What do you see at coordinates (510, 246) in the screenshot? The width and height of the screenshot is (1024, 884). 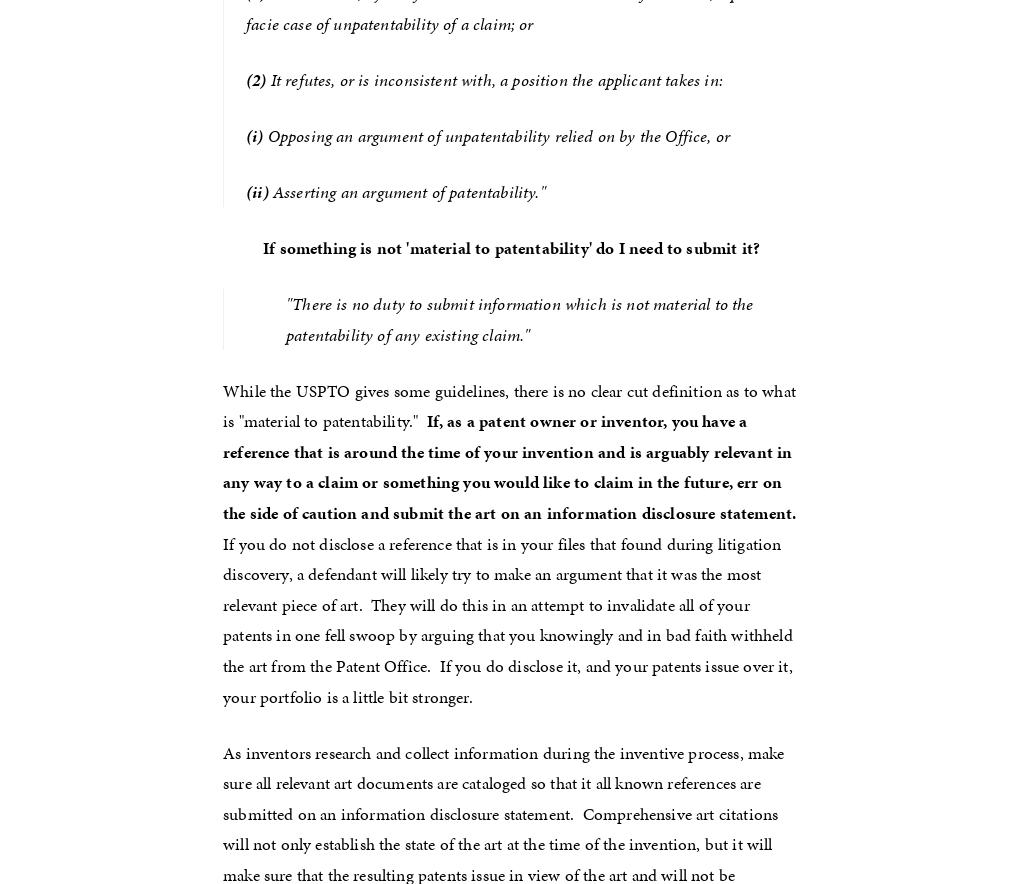 I see `'If something is not 'material to patentability' do I need to submit it?'` at bounding box center [510, 246].